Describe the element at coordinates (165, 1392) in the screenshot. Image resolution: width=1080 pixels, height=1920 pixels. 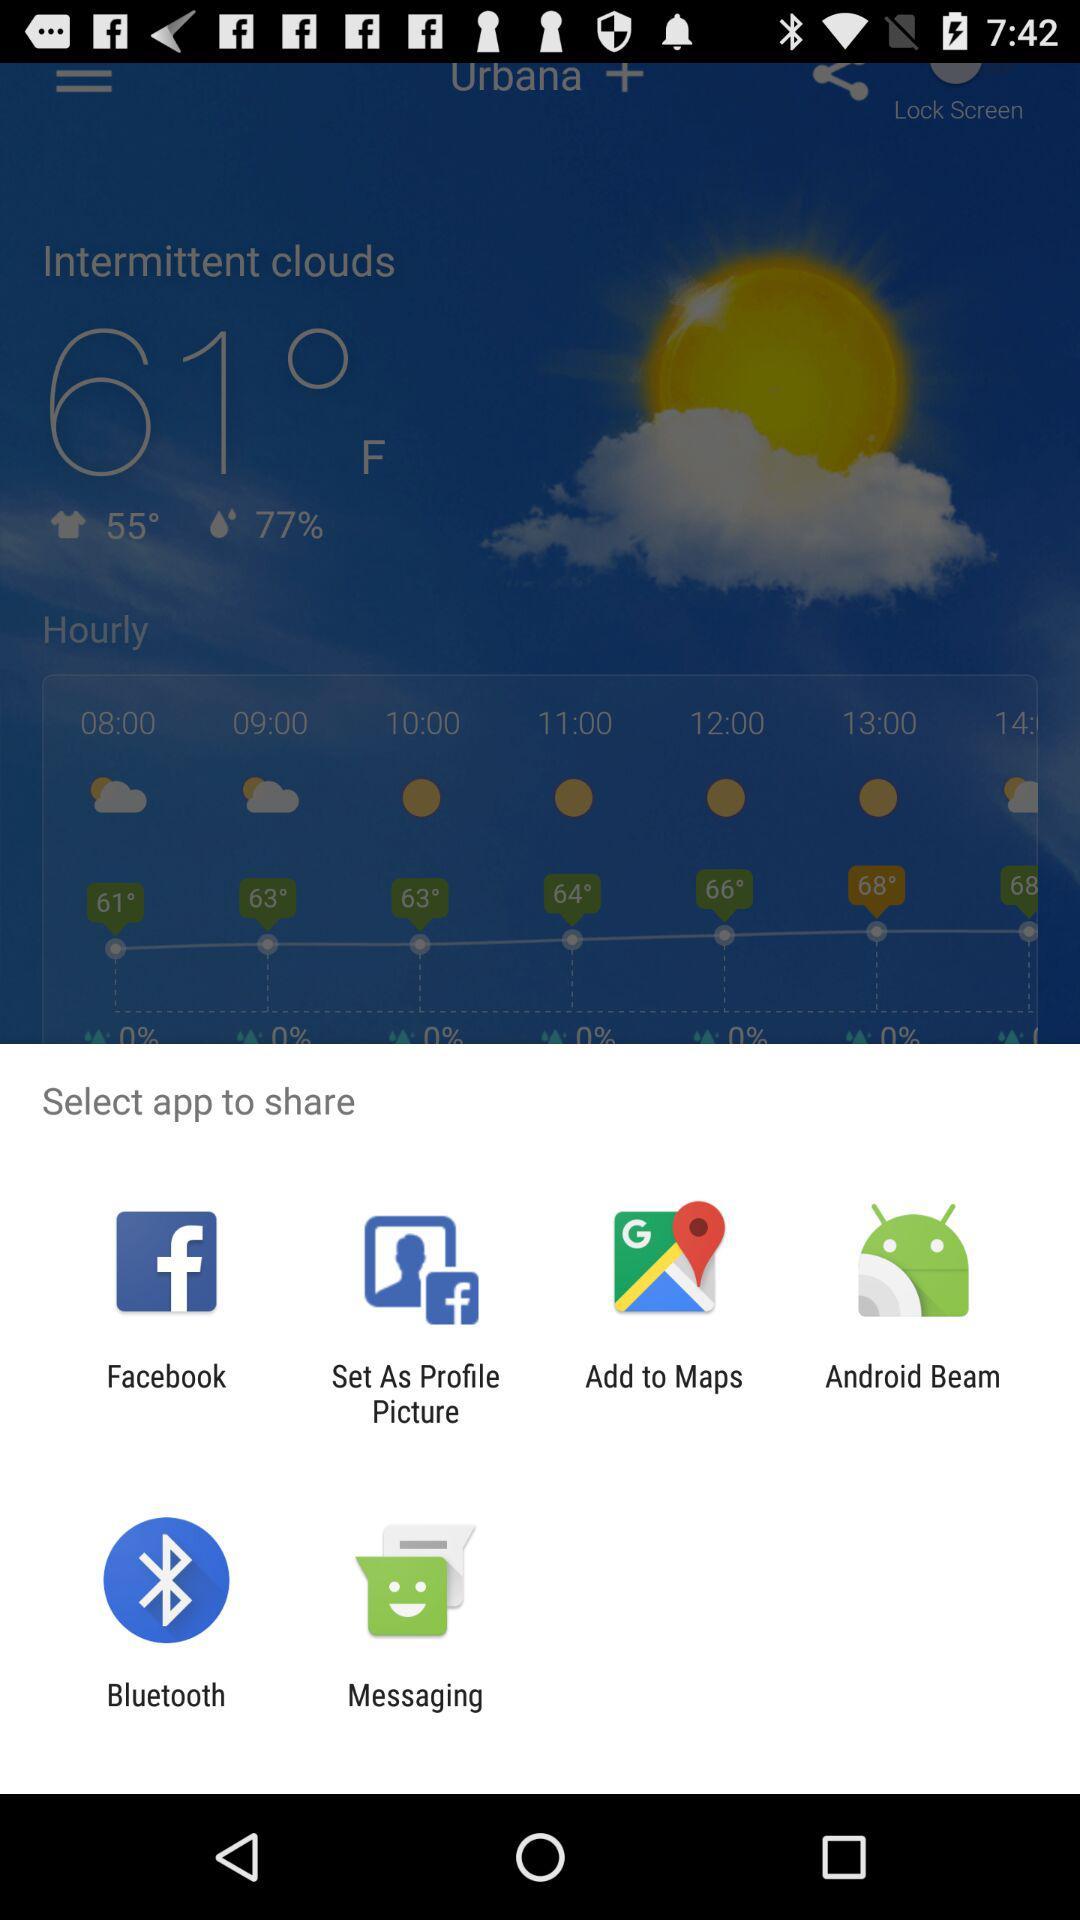
I see `the icon to the left of set as profile item` at that location.